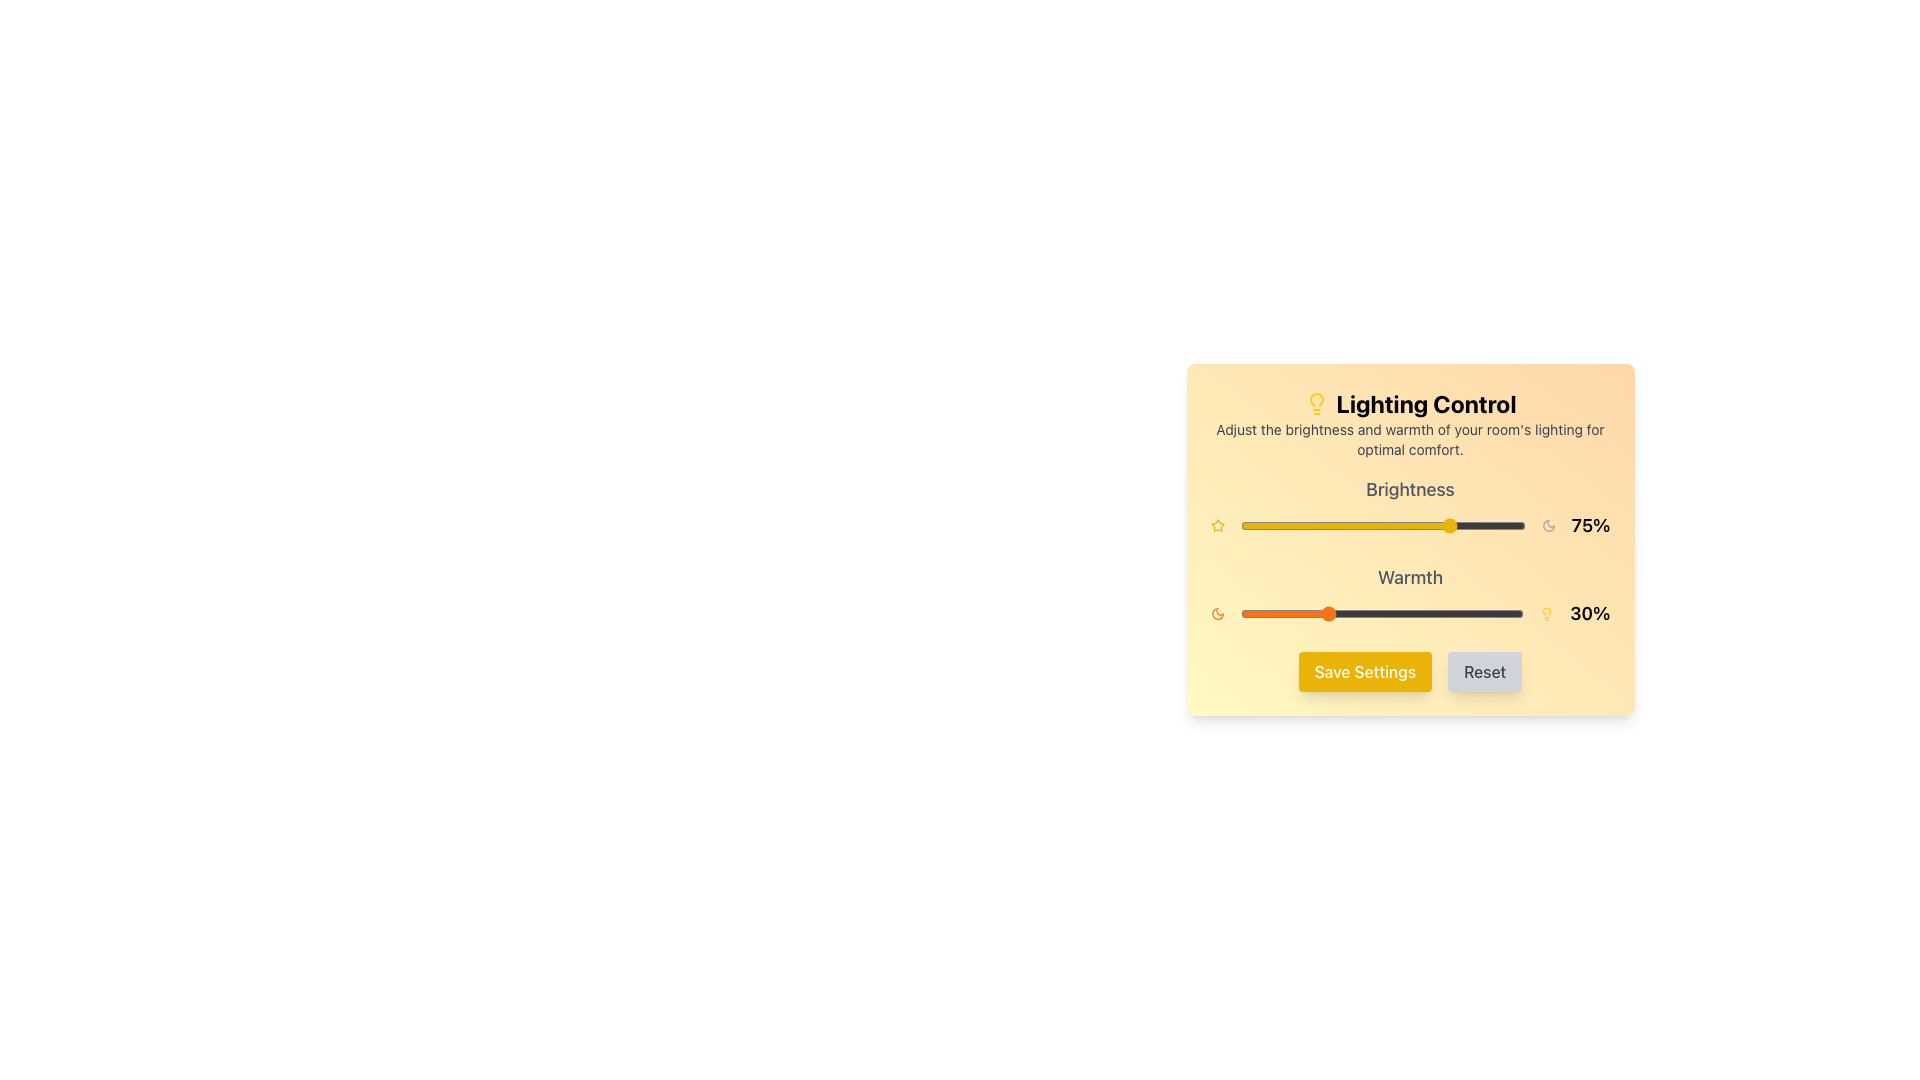  What do you see at coordinates (1435, 612) in the screenshot?
I see `warmth` at bounding box center [1435, 612].